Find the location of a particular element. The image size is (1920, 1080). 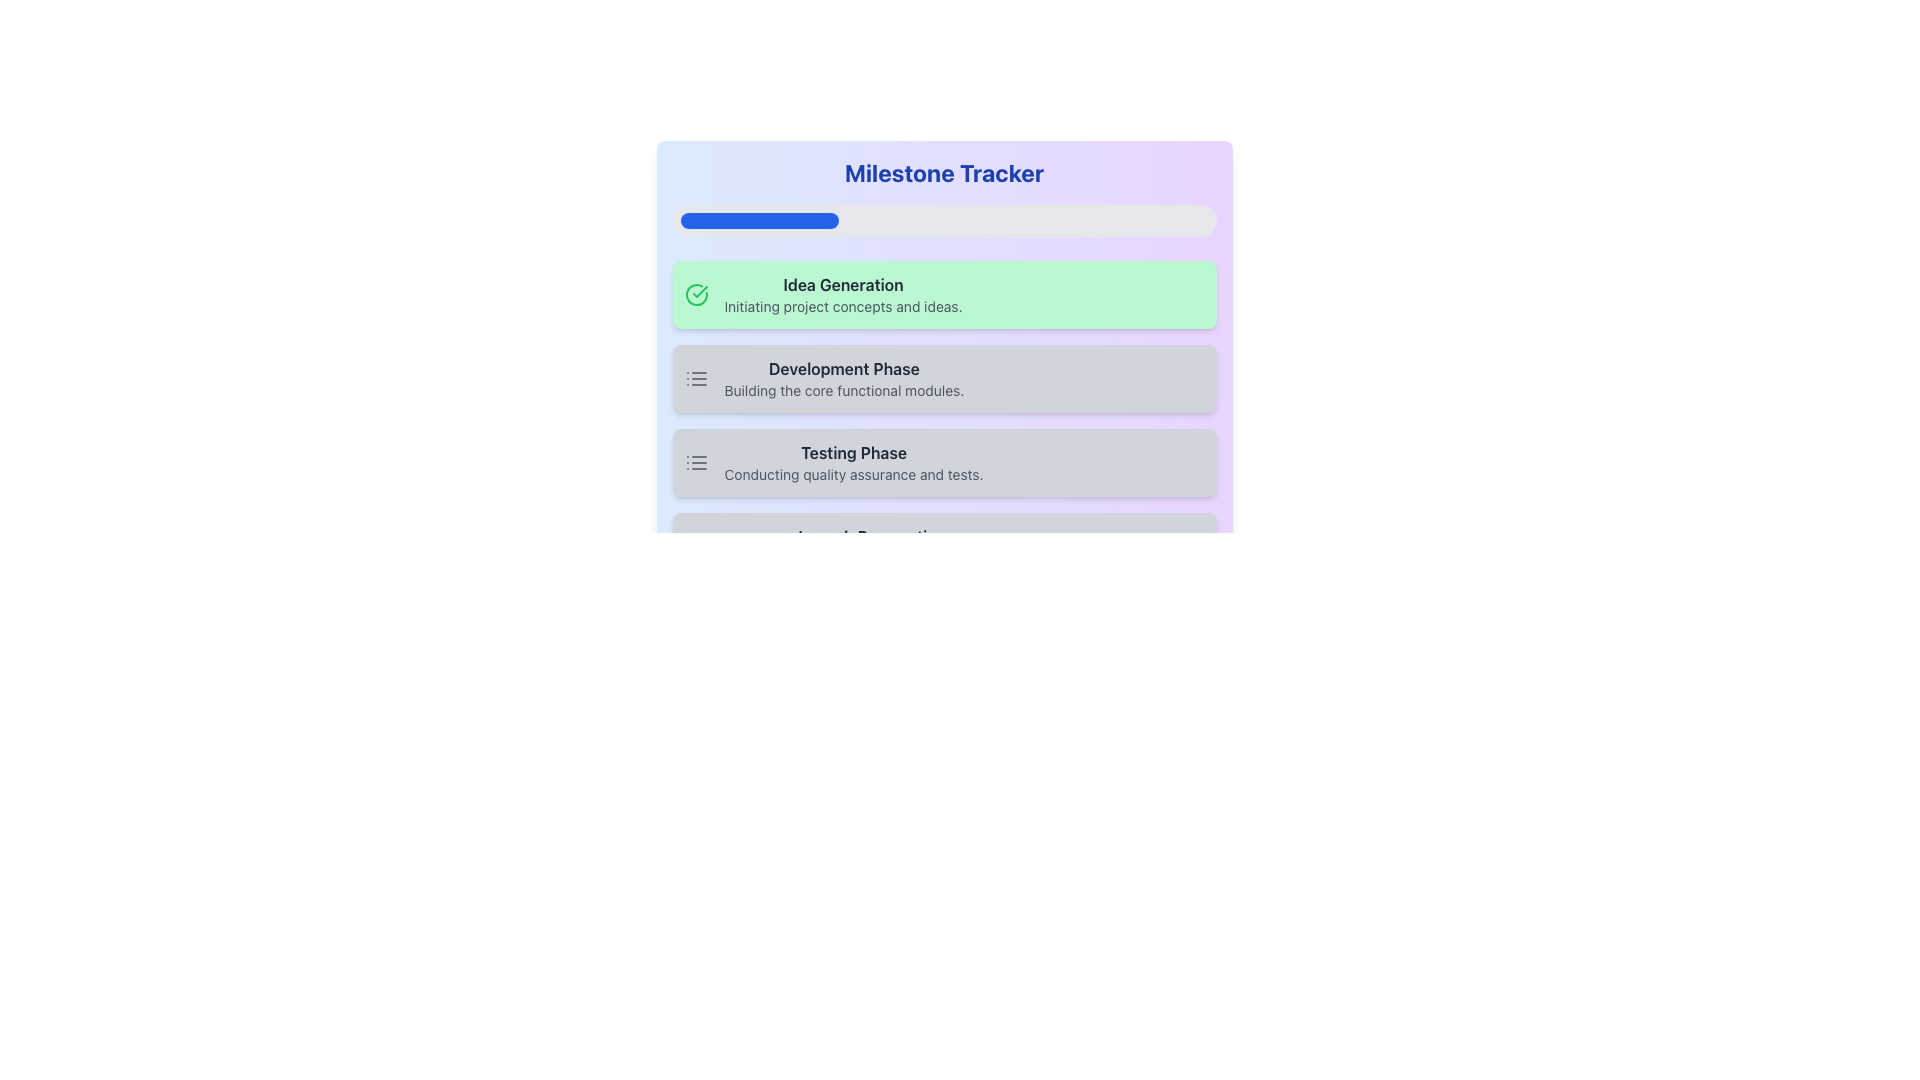

the title text labeled 'Milestone Tracker', which is prominently displayed in a bold, large blue font at the top of the milestone overview interface is located at coordinates (943, 172).